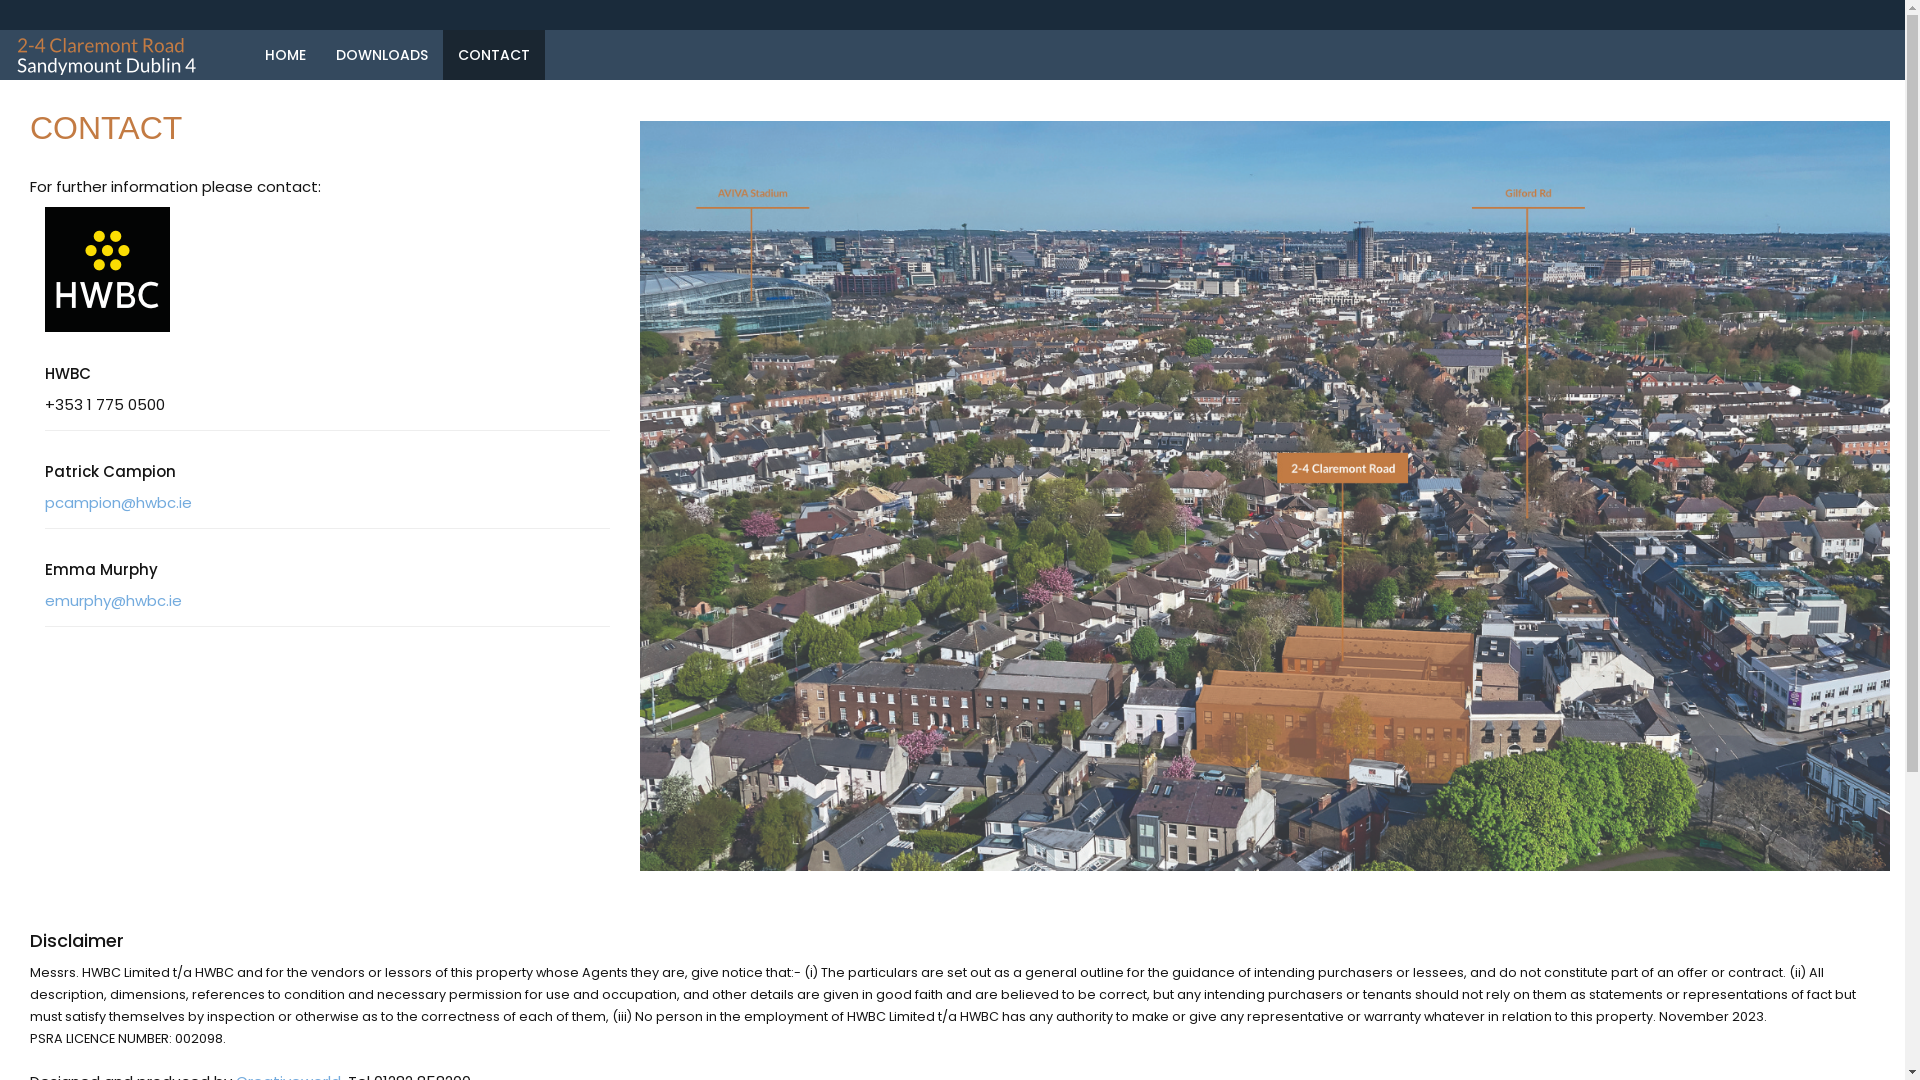 The image size is (1920, 1080). What do you see at coordinates (44, 501) in the screenshot?
I see `'pcampion@hwbc.ie'` at bounding box center [44, 501].